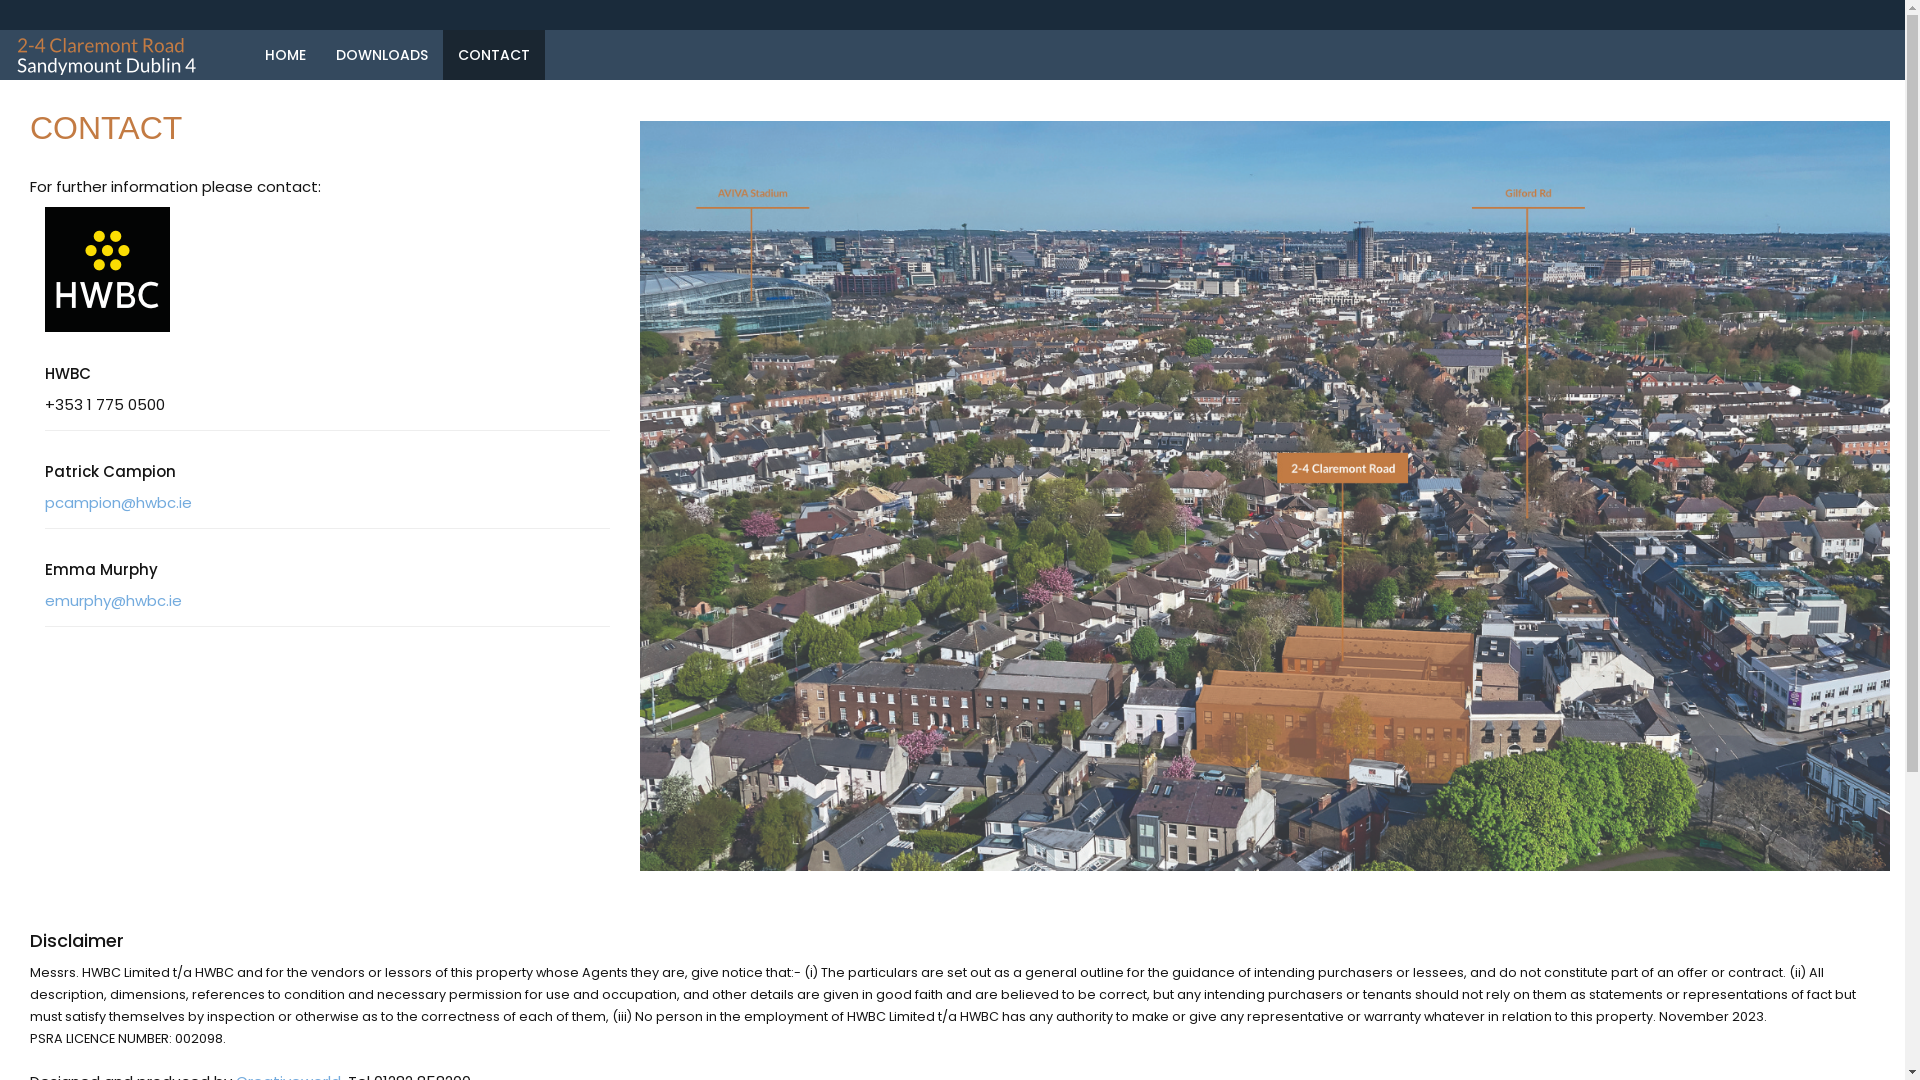 The image size is (1920, 1080). What do you see at coordinates (44, 501) in the screenshot?
I see `'pcampion@hwbc.ie'` at bounding box center [44, 501].